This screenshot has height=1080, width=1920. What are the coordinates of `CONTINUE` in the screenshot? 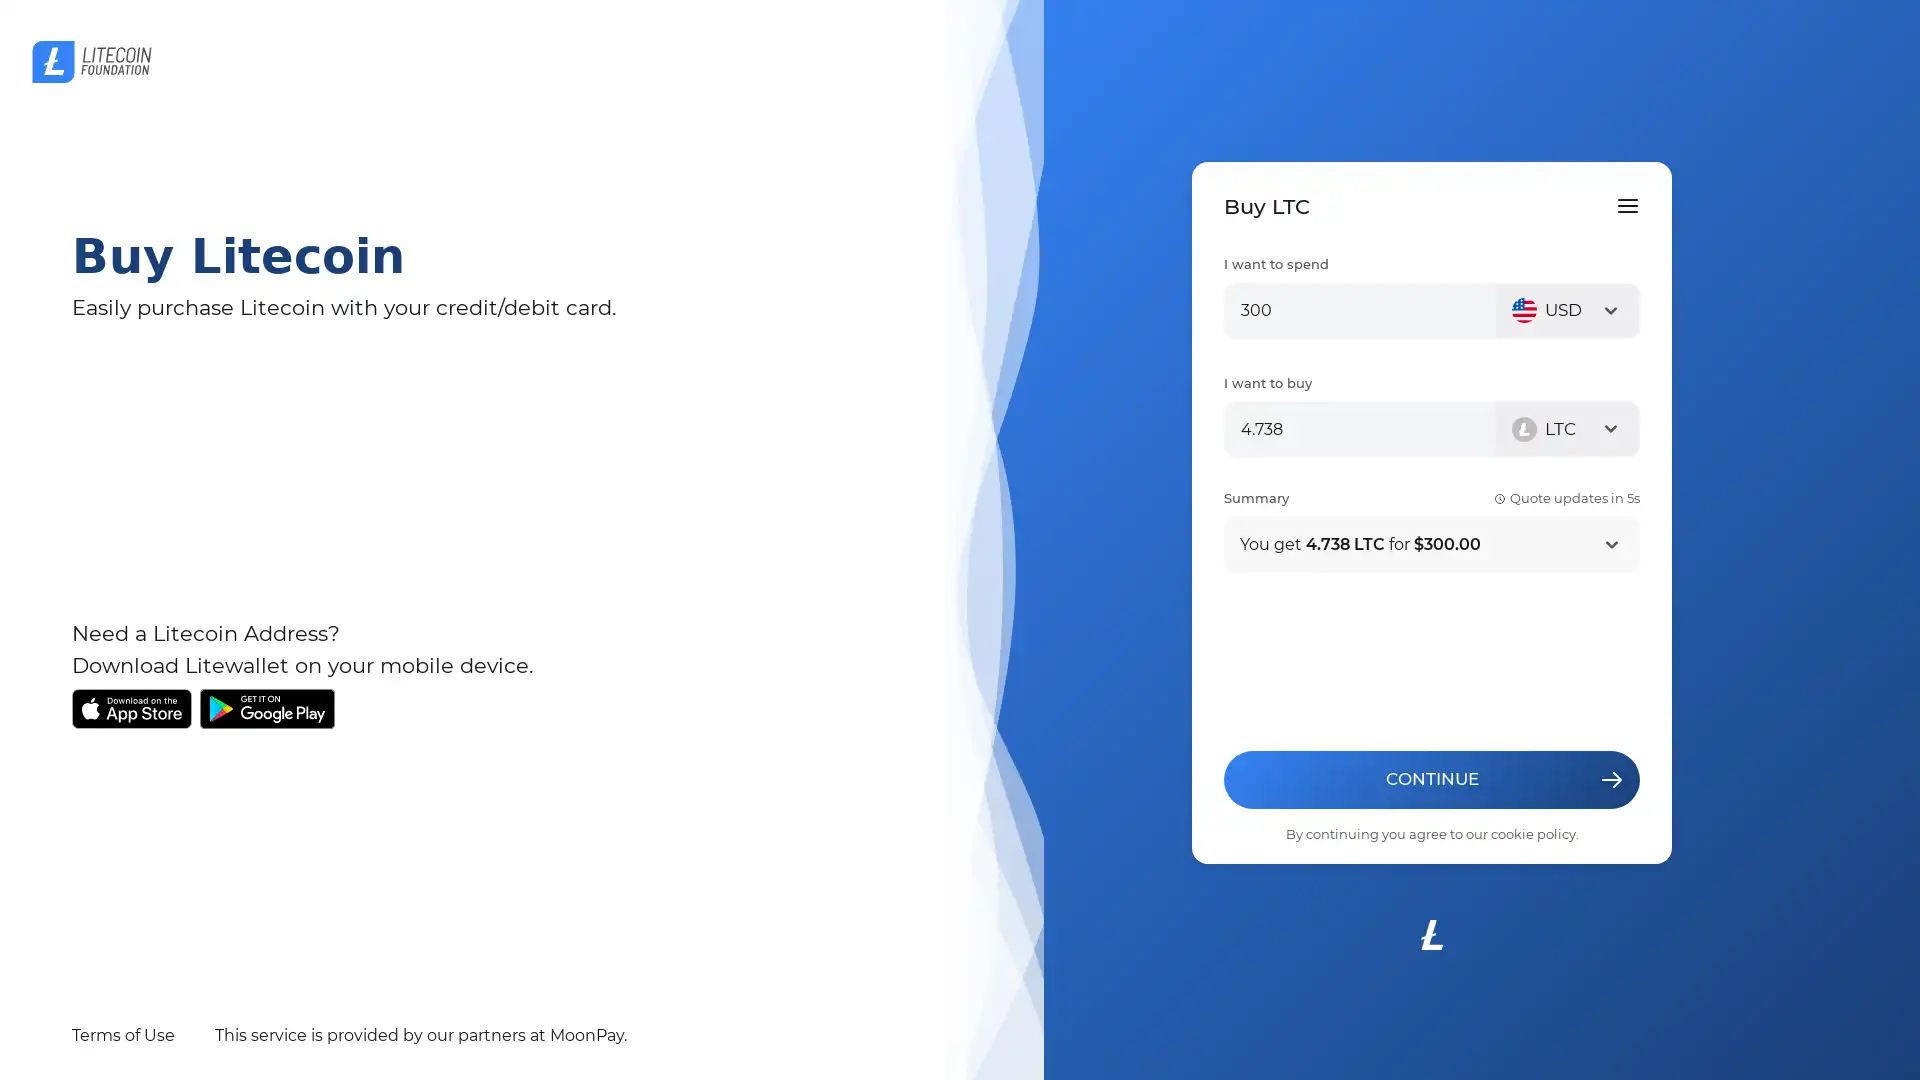 It's located at (1430, 778).